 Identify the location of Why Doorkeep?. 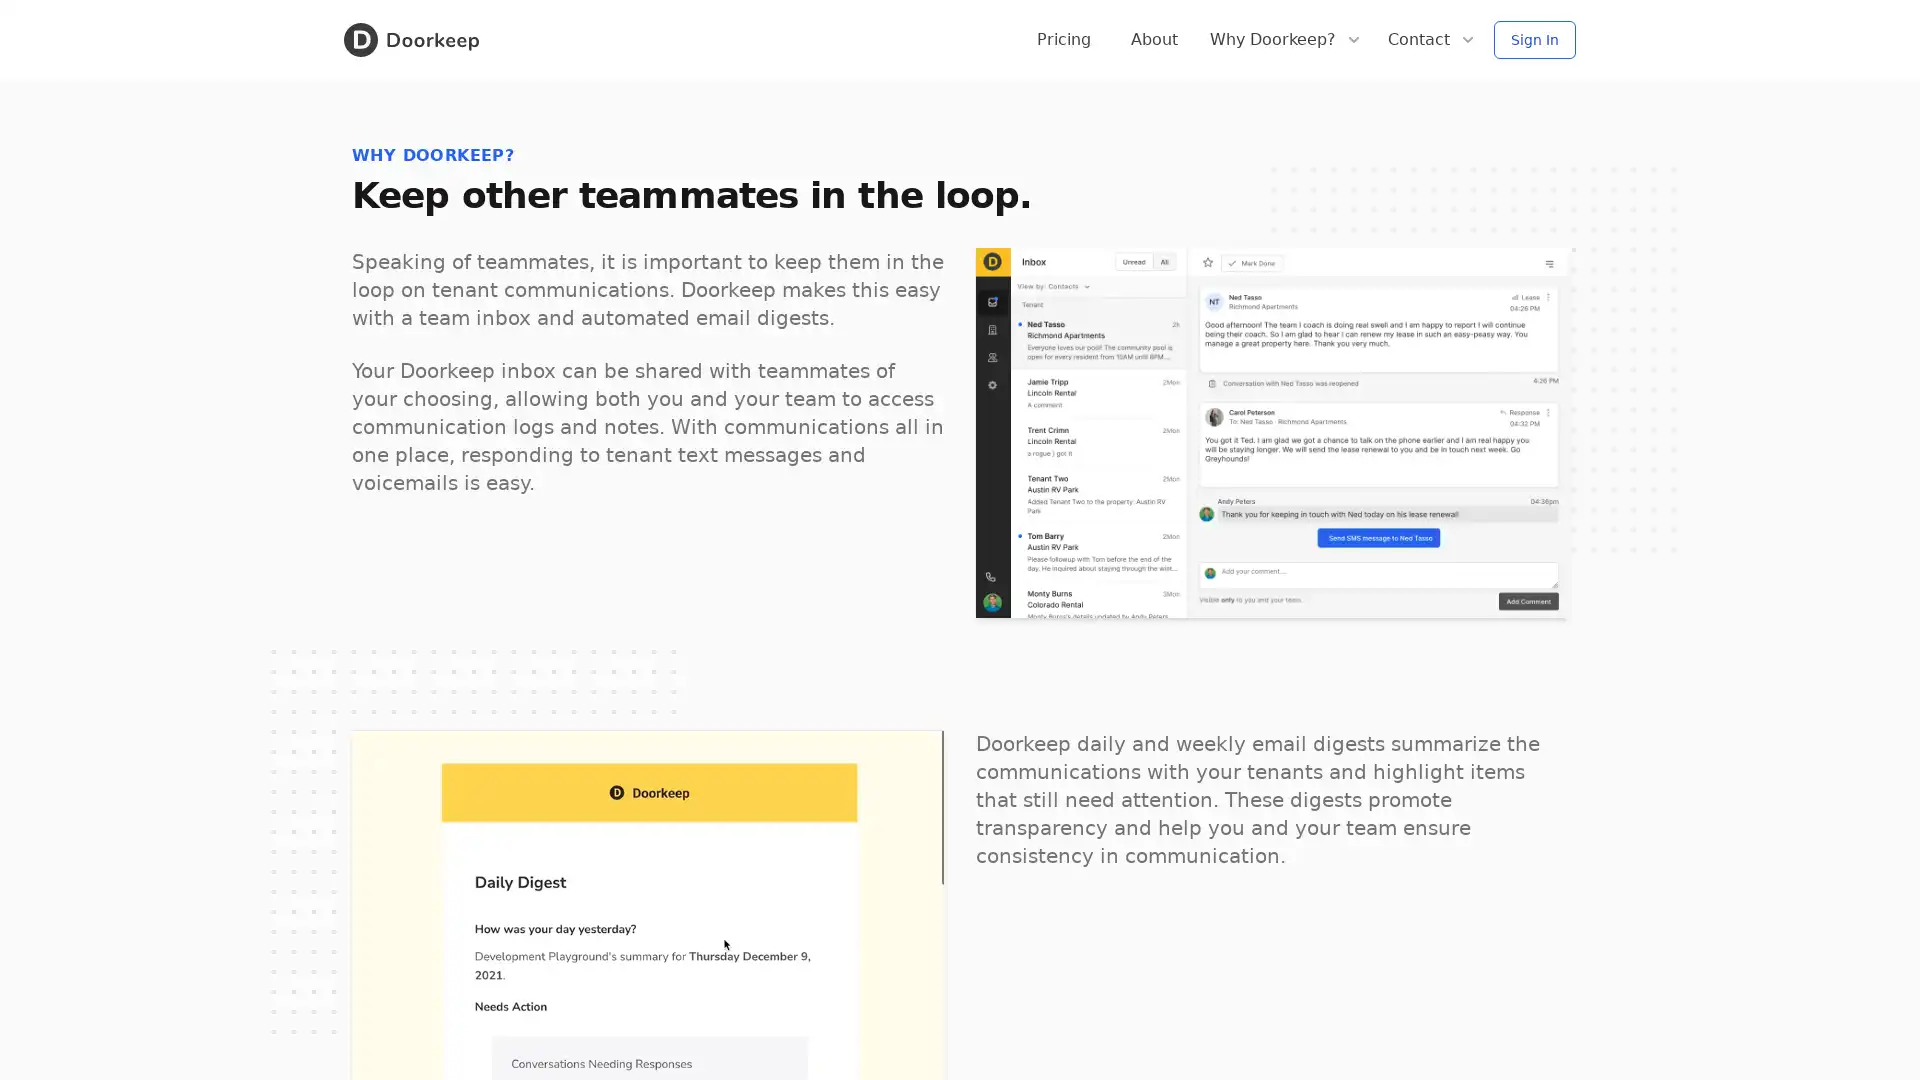
(1286, 39).